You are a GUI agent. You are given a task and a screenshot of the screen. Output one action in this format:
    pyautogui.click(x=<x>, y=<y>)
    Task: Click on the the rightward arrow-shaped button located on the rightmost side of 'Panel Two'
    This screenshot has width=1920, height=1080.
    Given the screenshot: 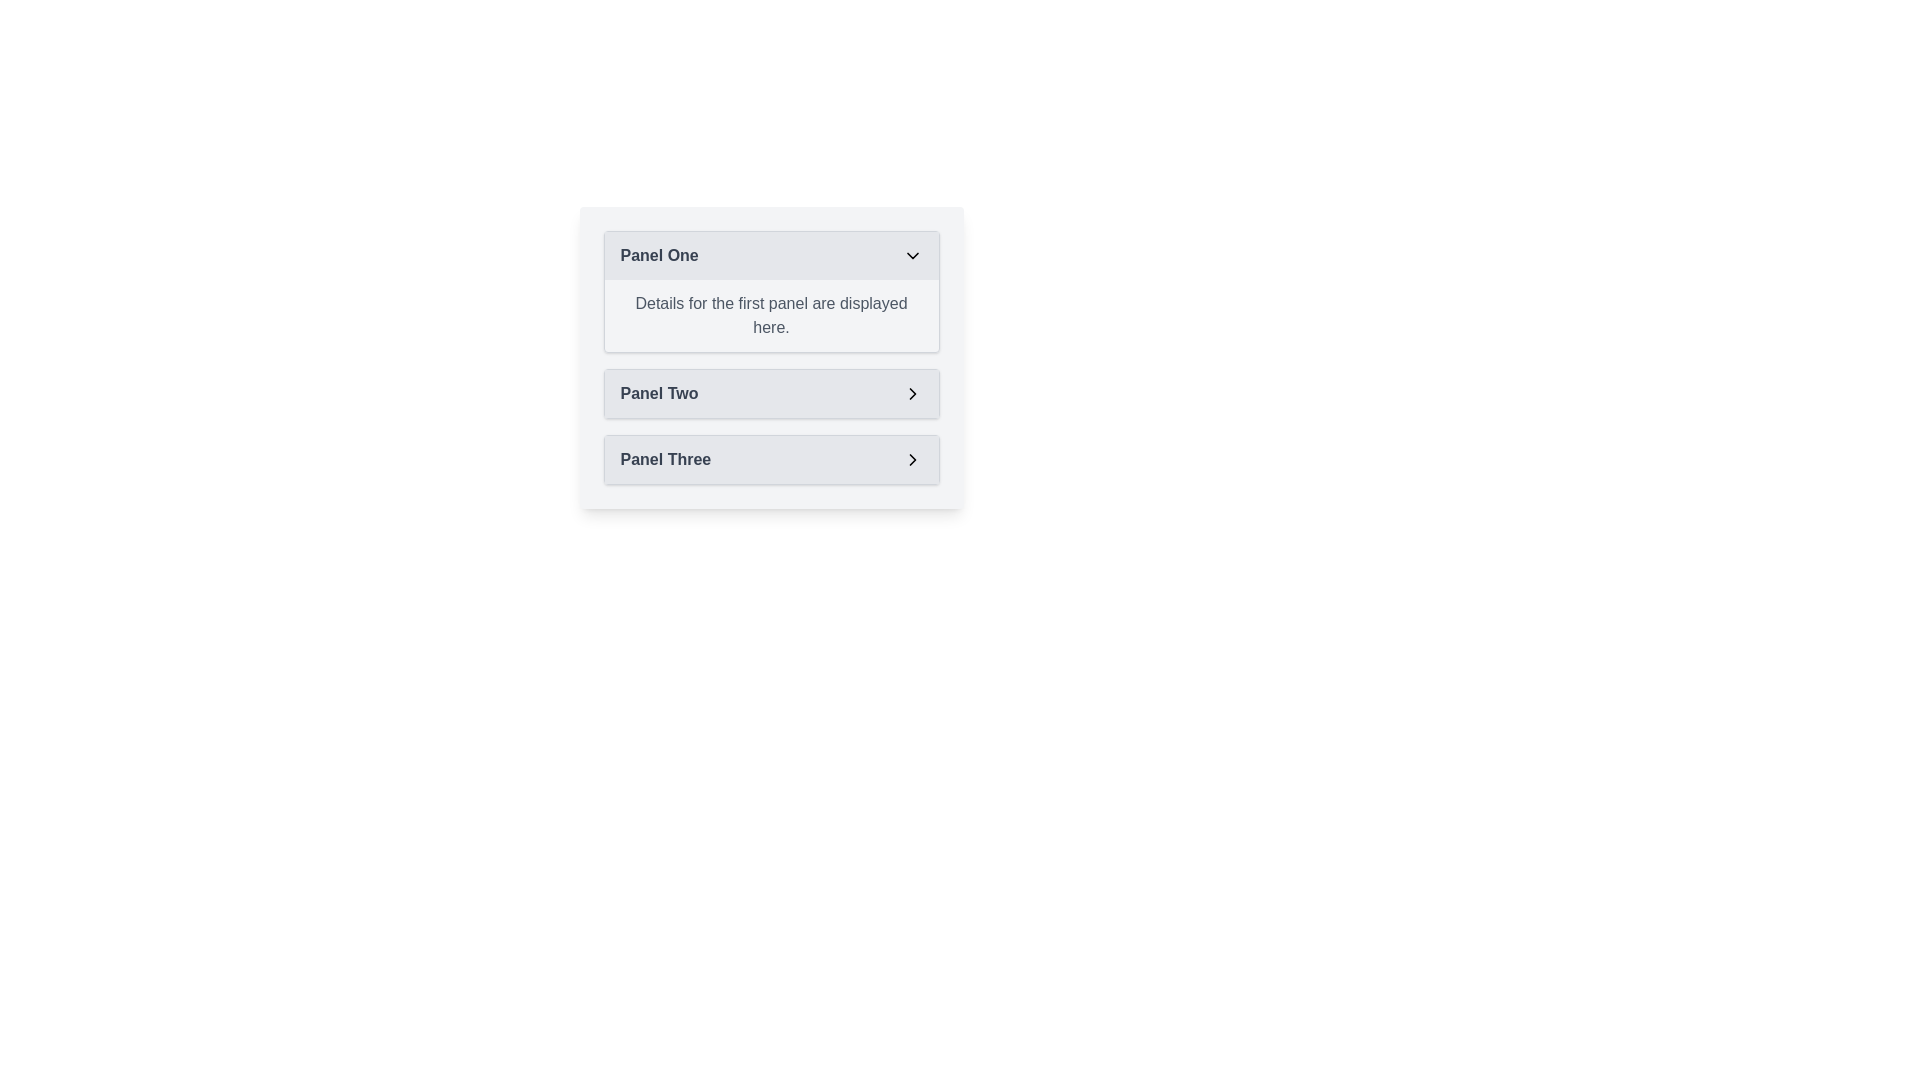 What is the action you would take?
    pyautogui.click(x=911, y=393)
    